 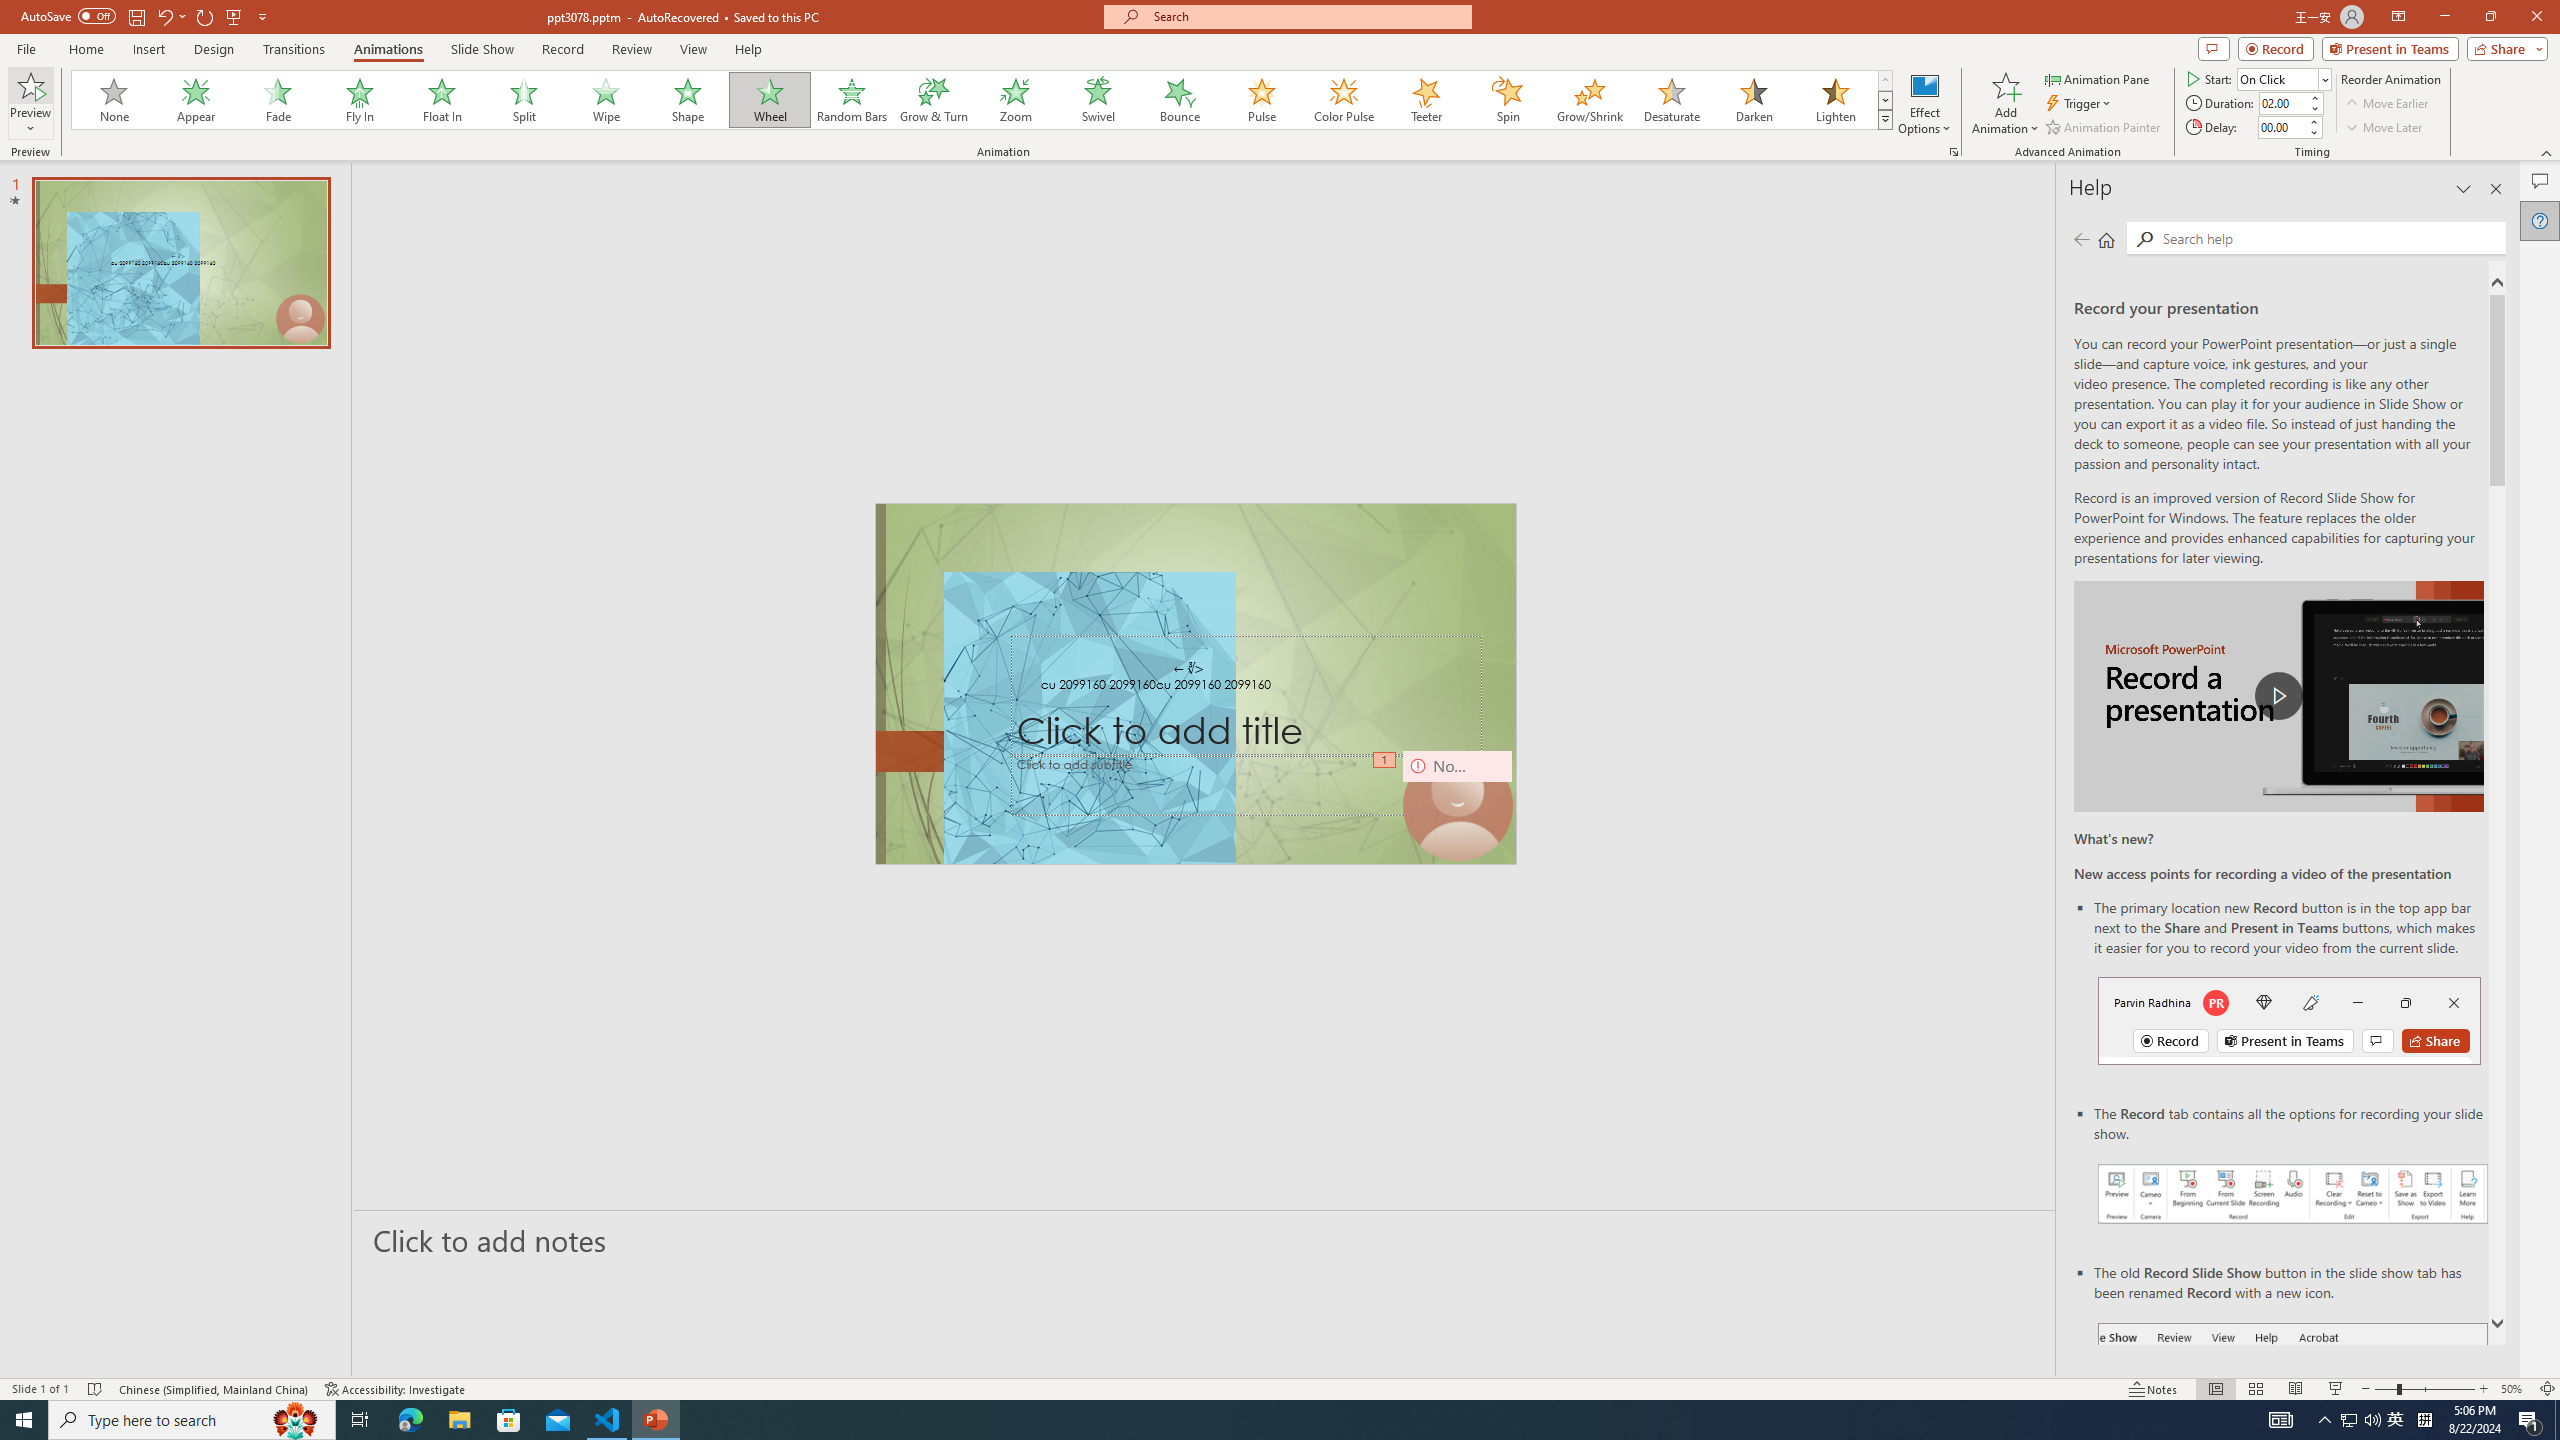 I want to click on 'Animation Pane', so click(x=2099, y=78).